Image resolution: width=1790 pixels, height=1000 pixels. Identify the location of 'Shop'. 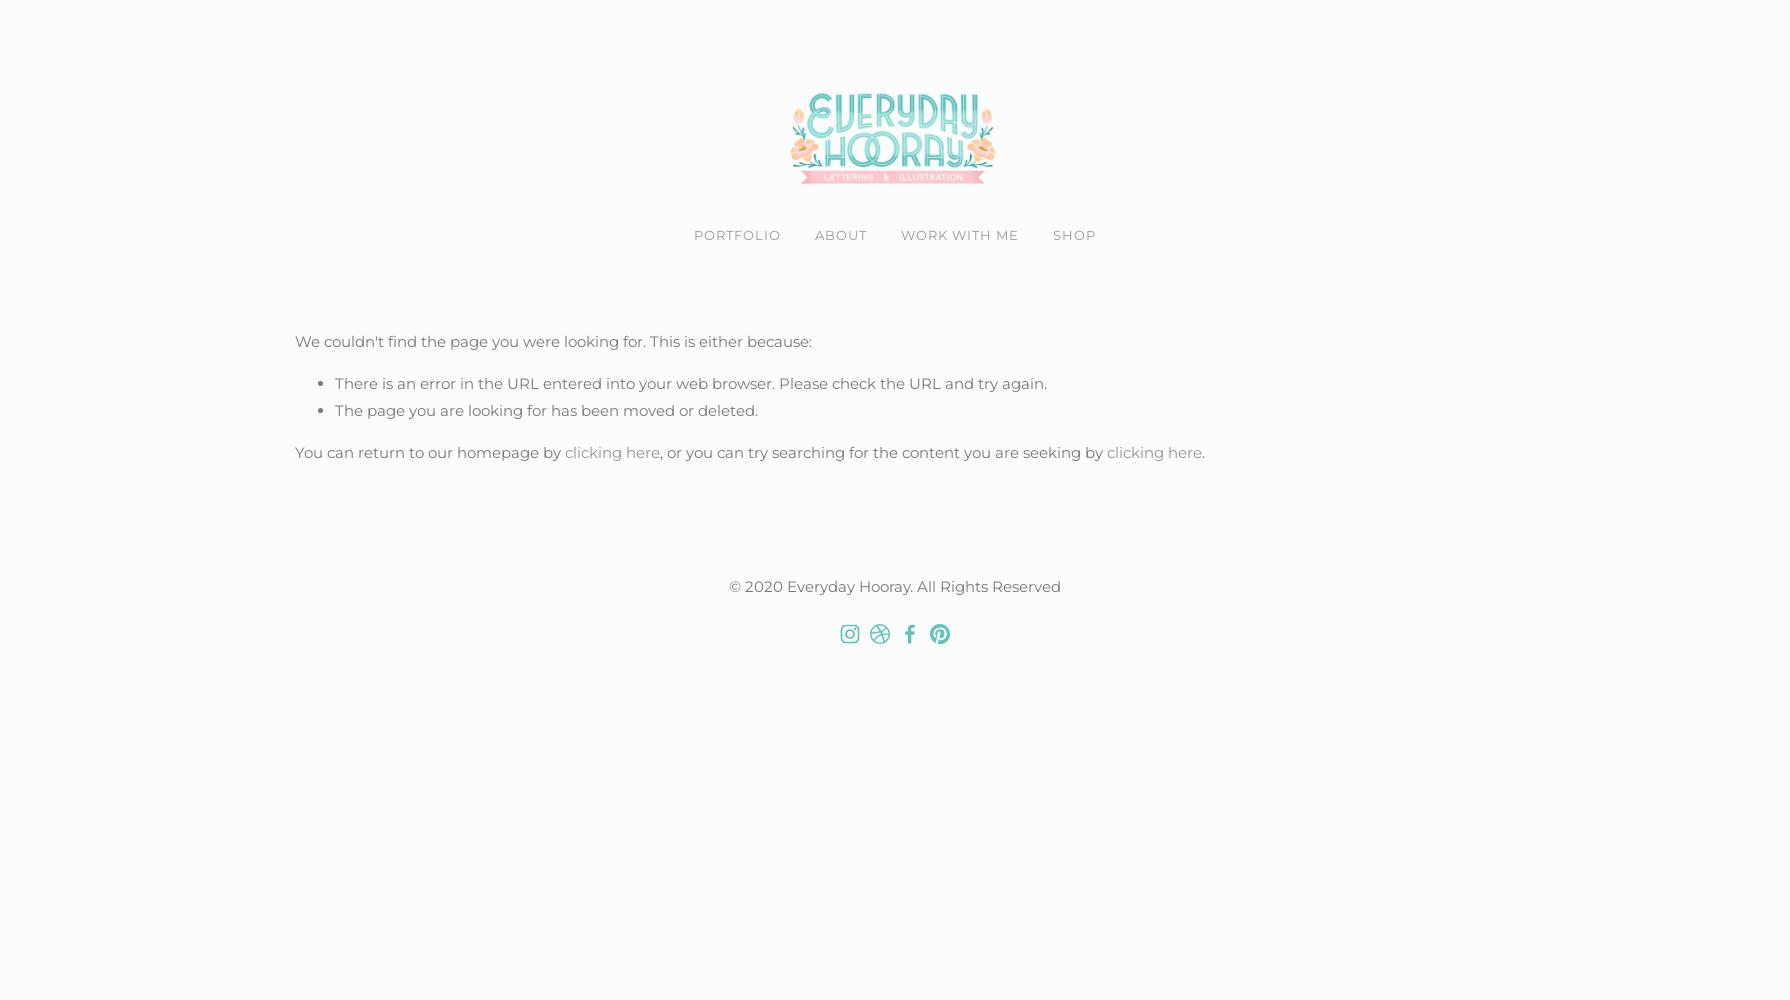
(1053, 234).